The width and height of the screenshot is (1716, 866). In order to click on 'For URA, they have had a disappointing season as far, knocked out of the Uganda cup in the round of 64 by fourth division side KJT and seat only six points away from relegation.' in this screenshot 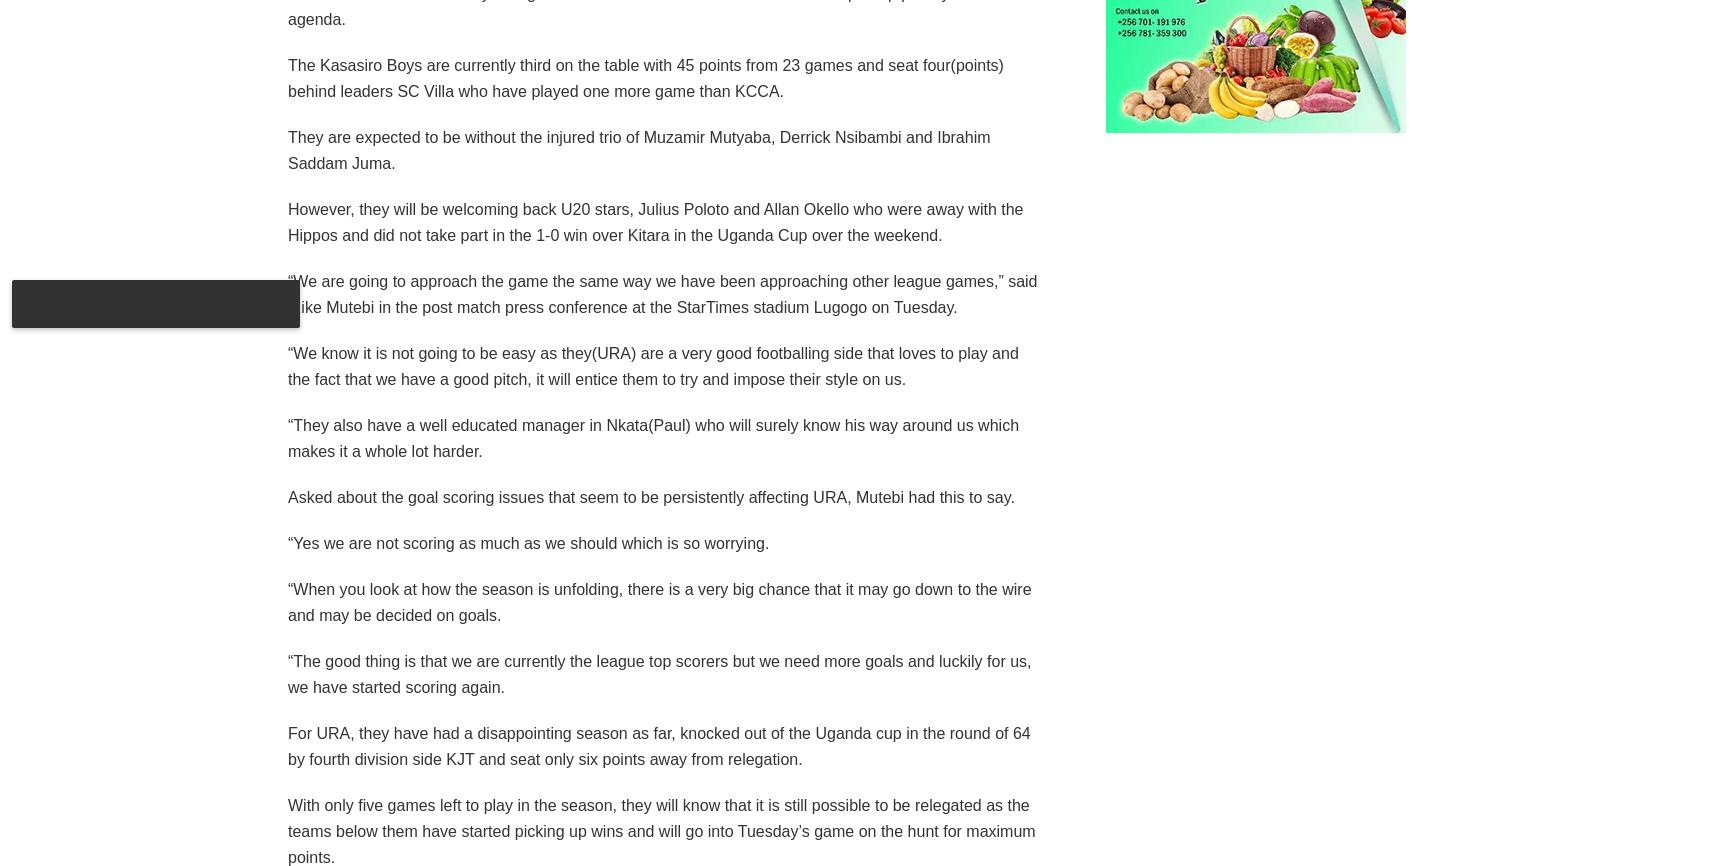, I will do `click(286, 744)`.